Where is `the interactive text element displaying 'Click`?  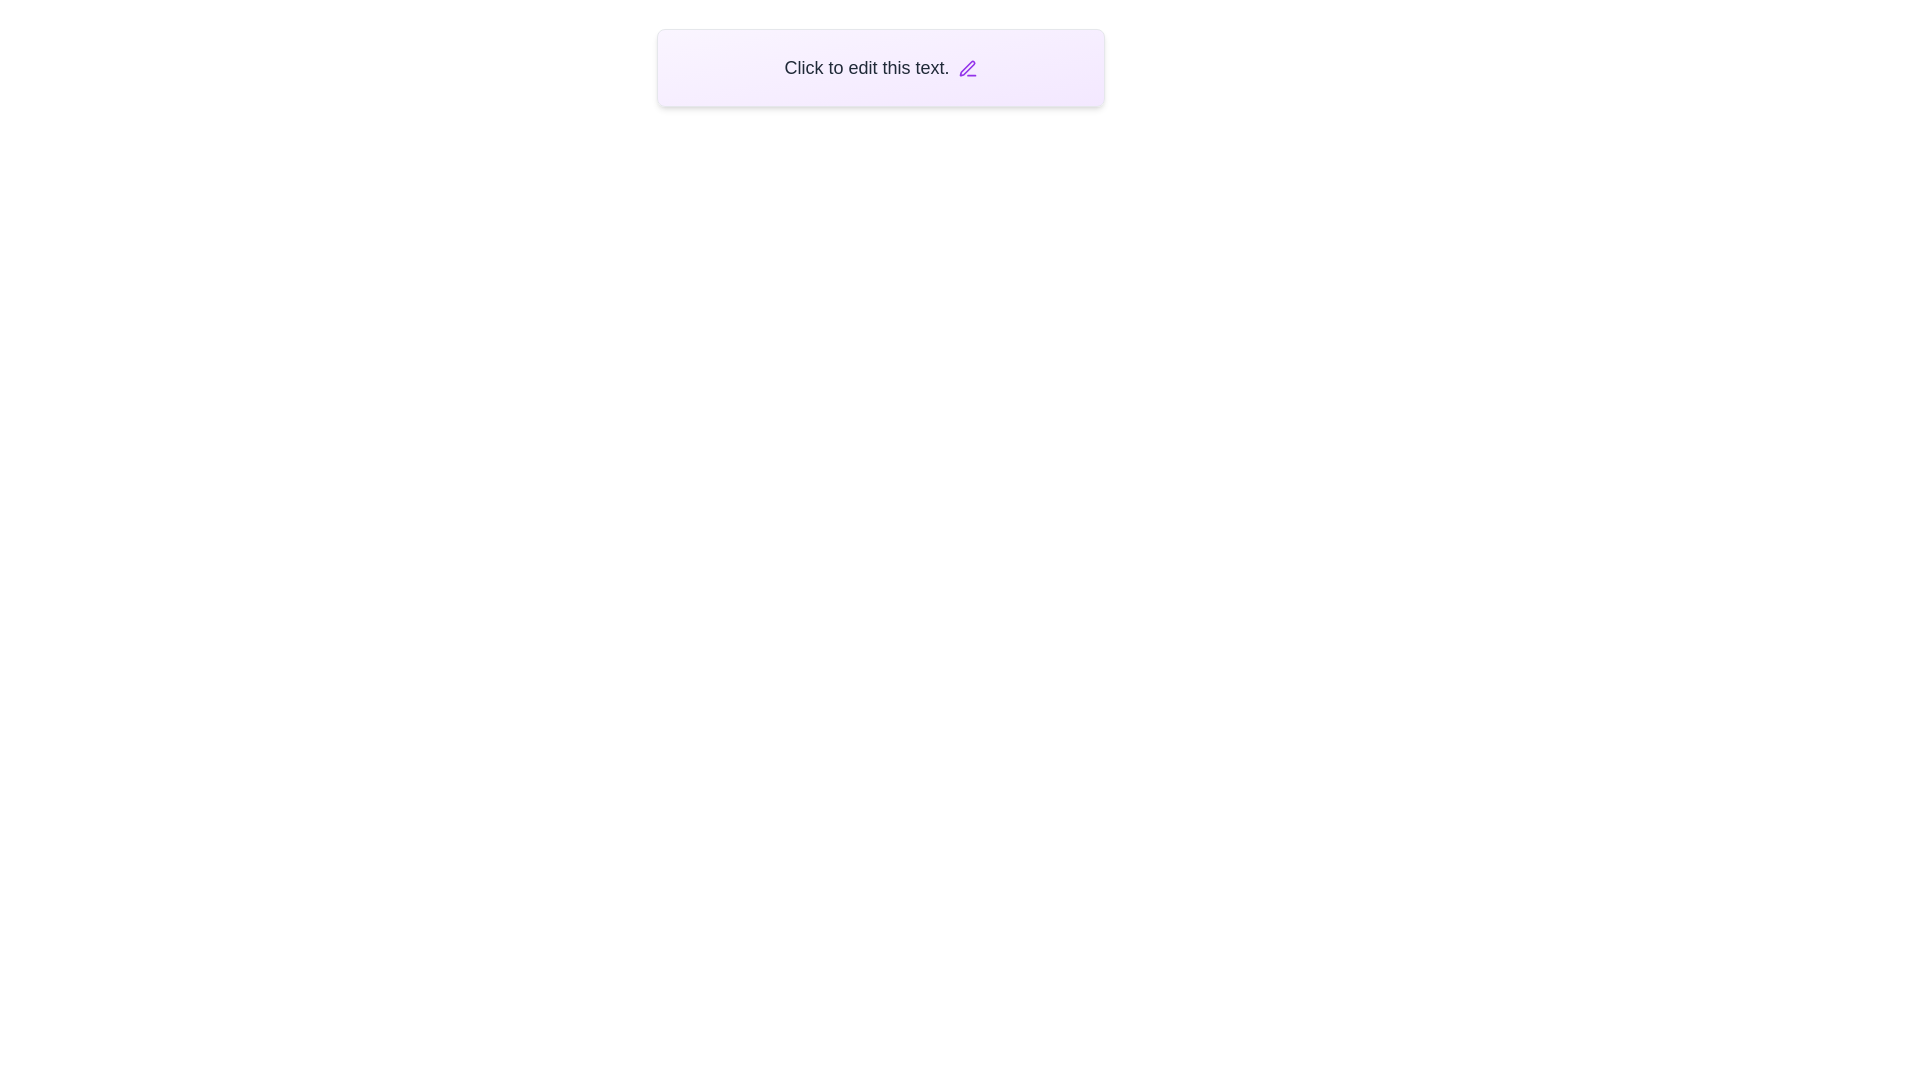
the interactive text element displaying 'Click is located at coordinates (880, 67).